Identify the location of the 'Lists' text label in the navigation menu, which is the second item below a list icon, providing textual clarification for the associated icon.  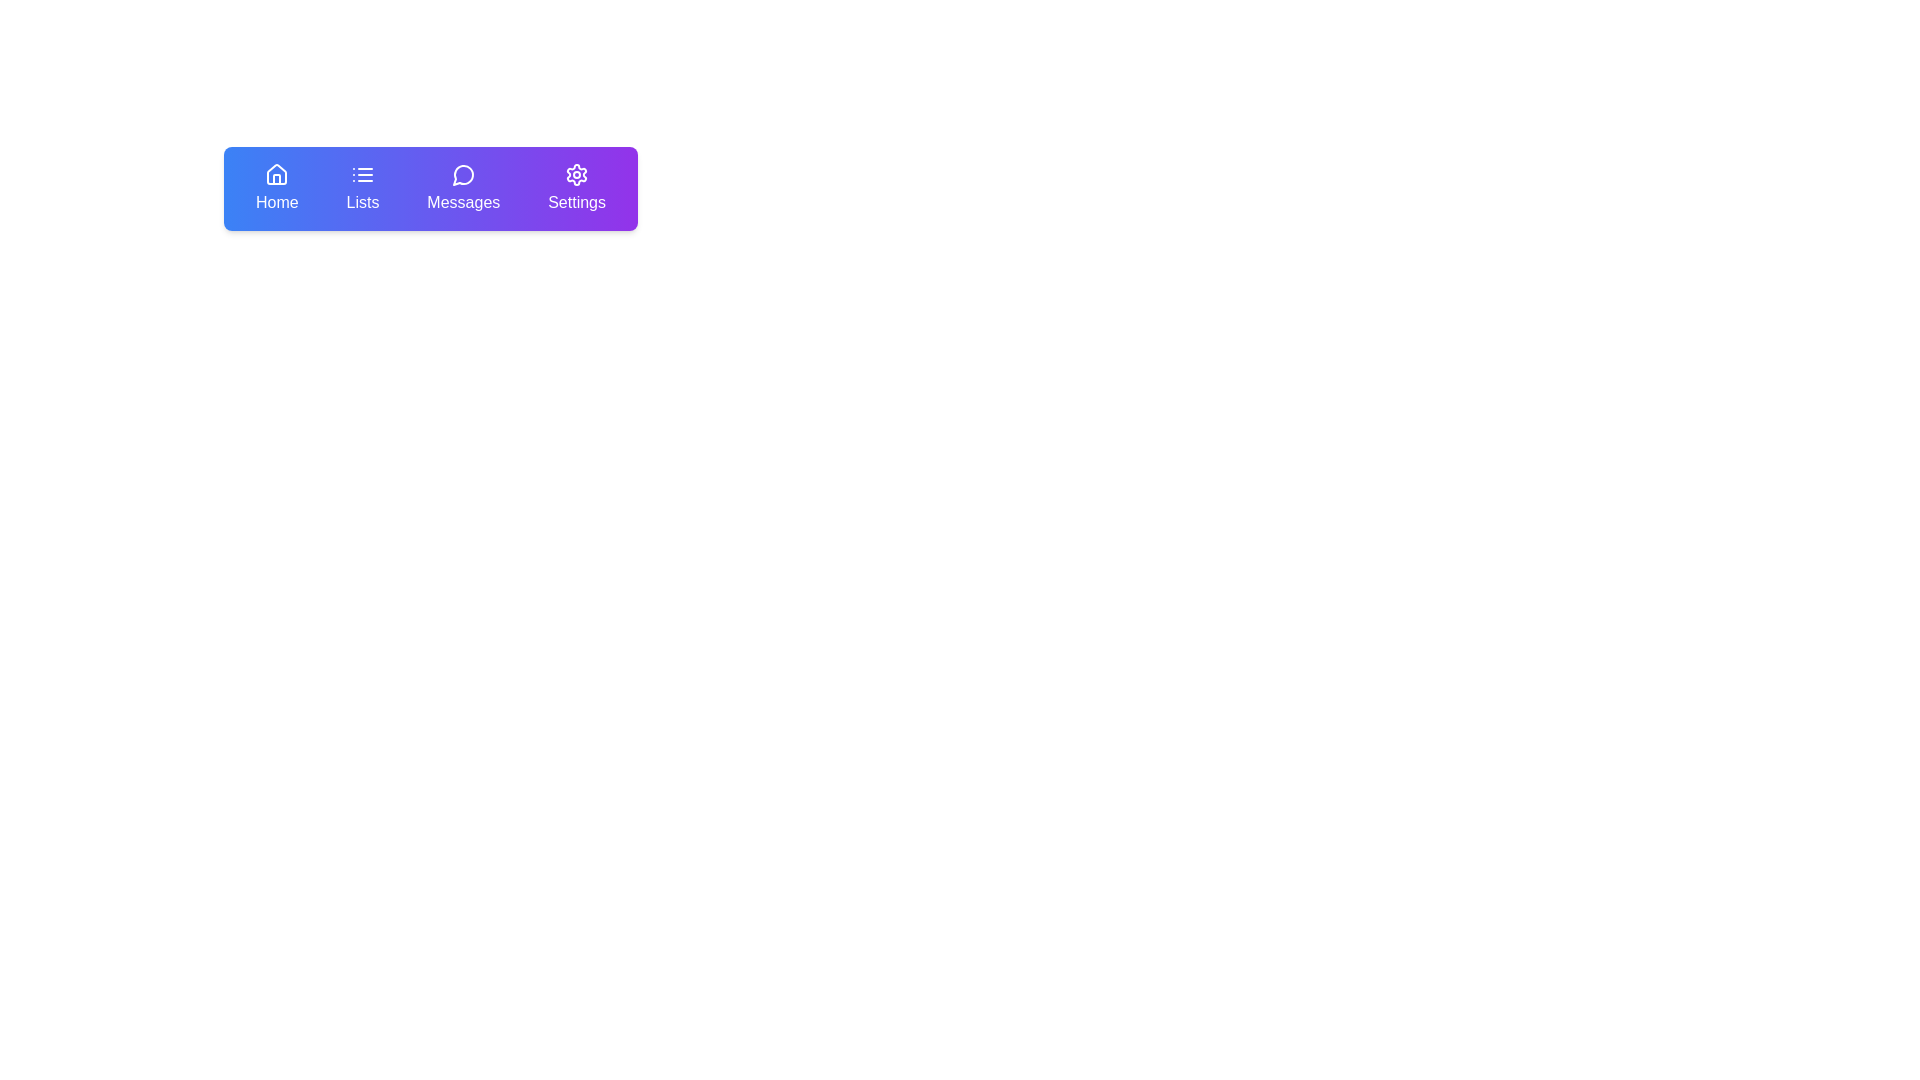
(363, 203).